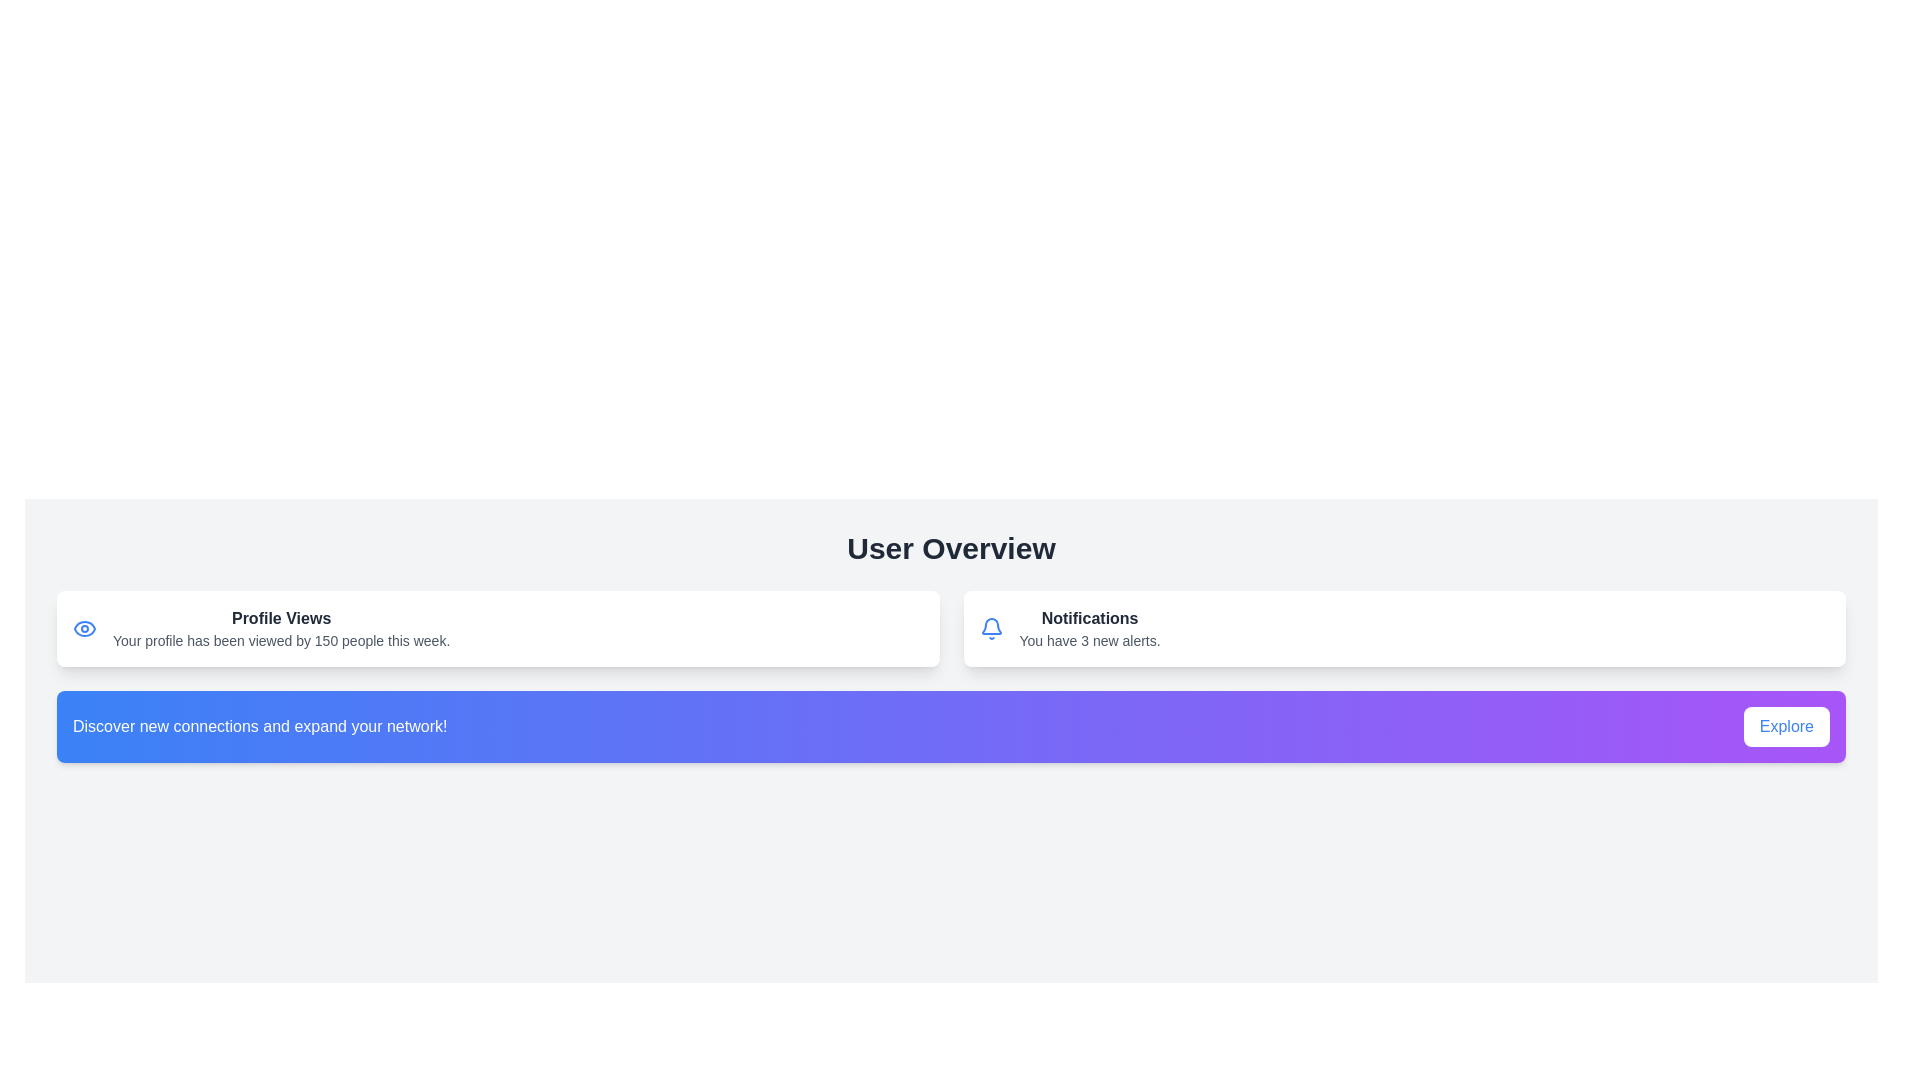 This screenshot has height=1080, width=1920. What do you see at coordinates (950, 726) in the screenshot?
I see `displayed message on the Call-to-action banner located at the bottom of the 'User Overview' section, which features a prominent 'Explore' button` at bounding box center [950, 726].